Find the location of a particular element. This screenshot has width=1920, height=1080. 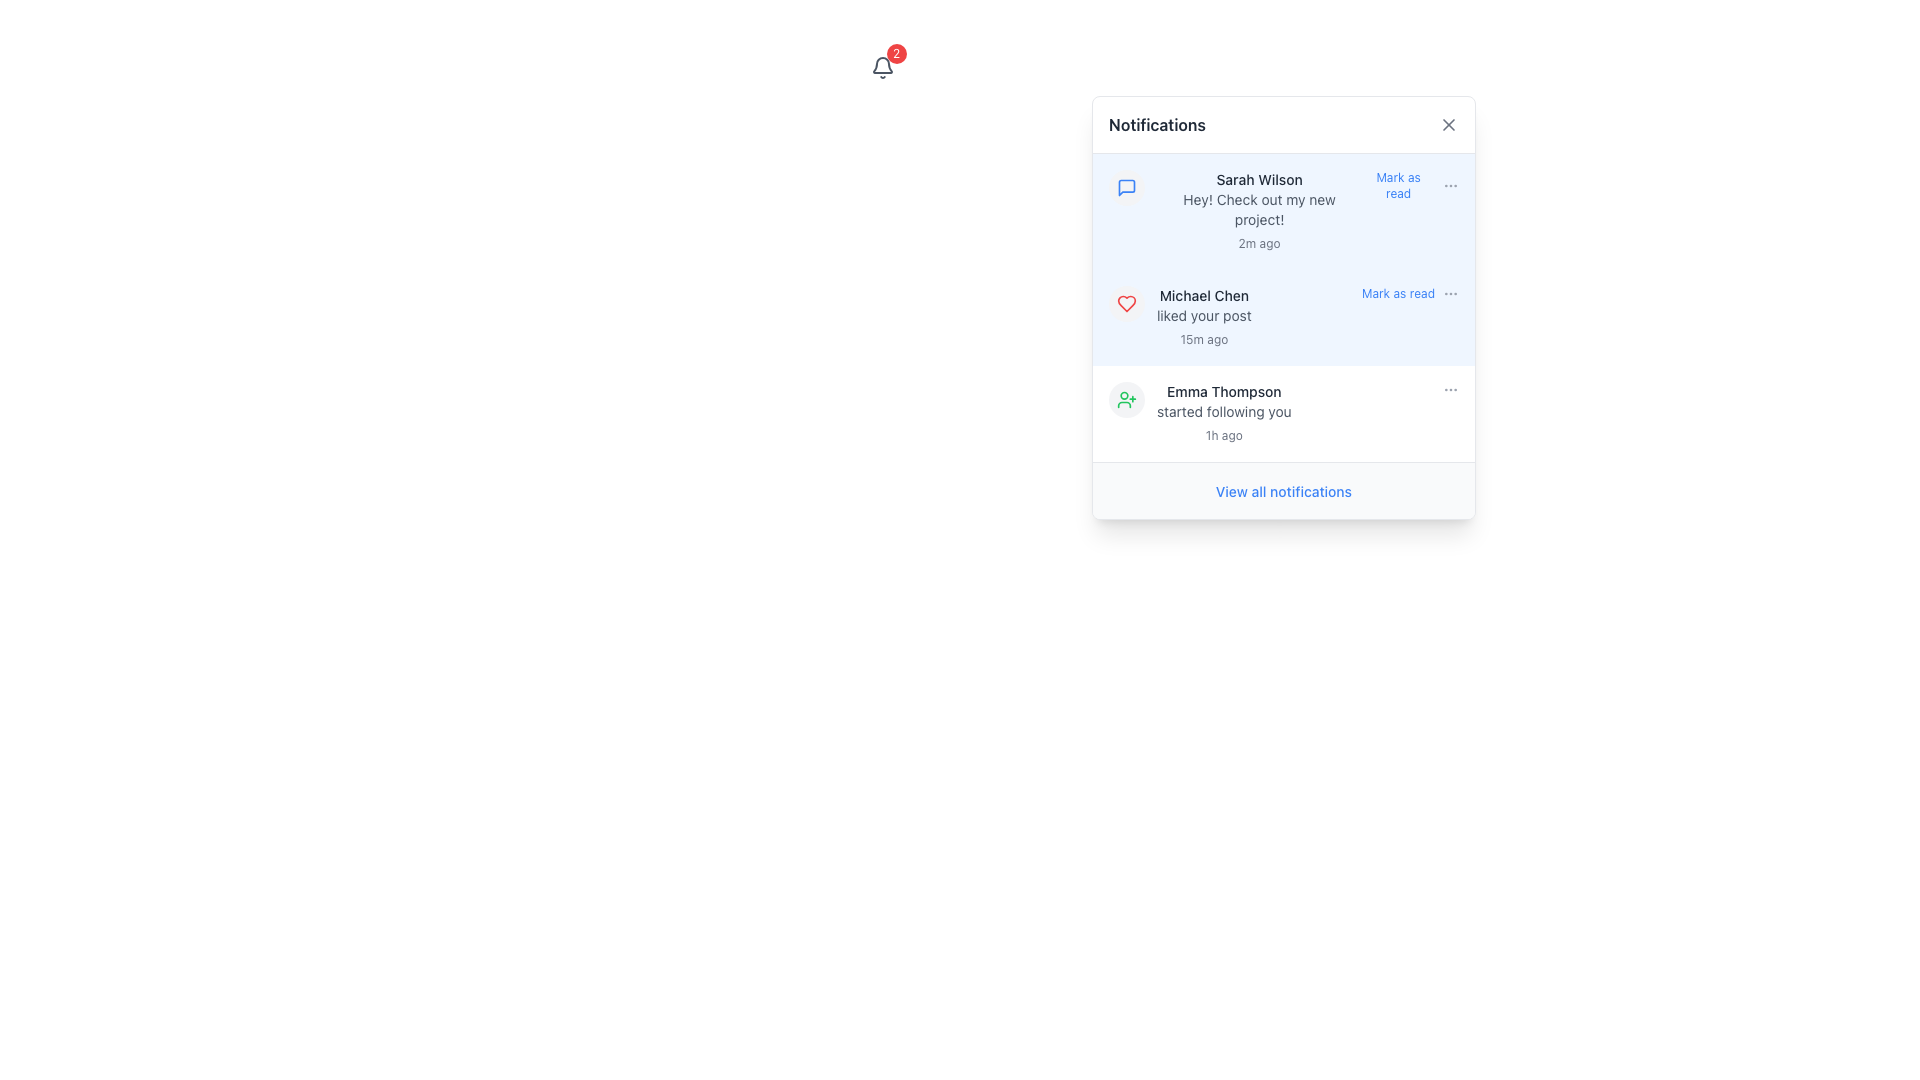

the notification trigger button located in the top-right corner of the layout is located at coordinates (881, 67).